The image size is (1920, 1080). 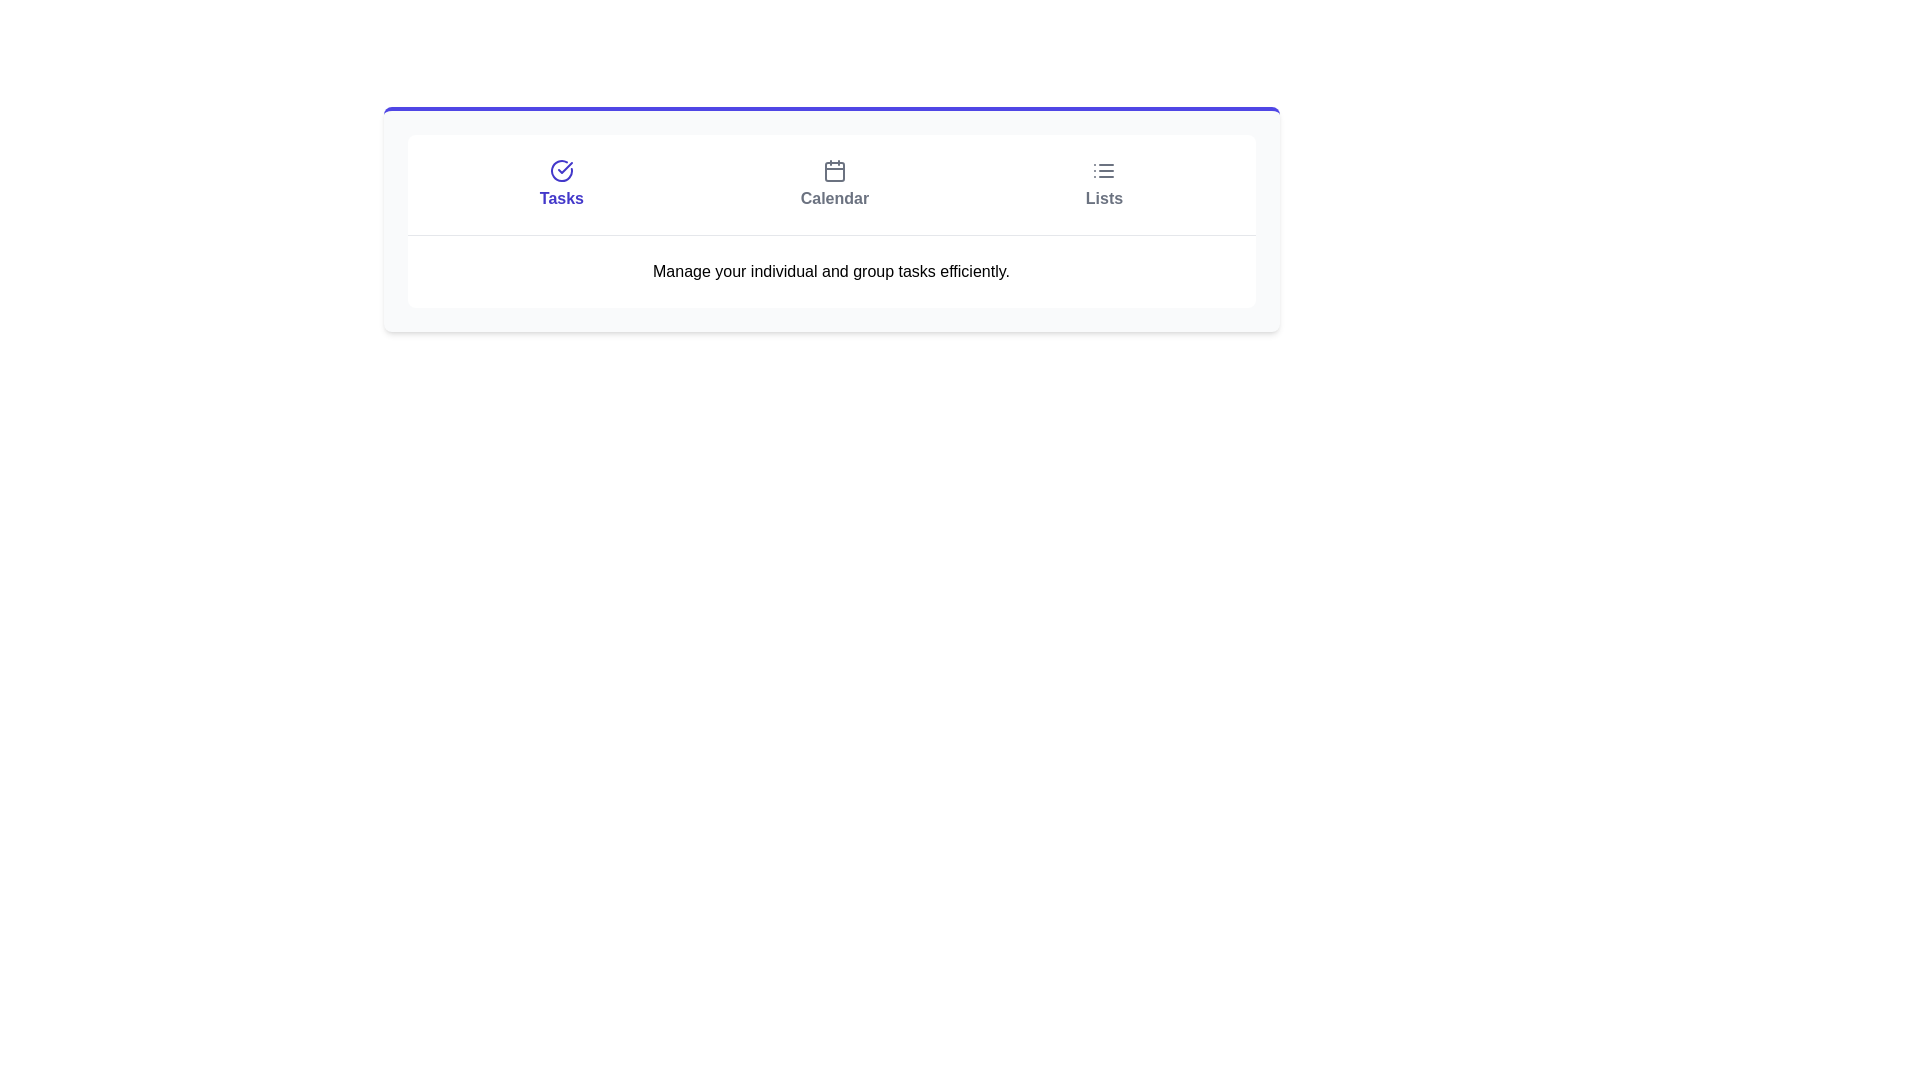 I want to click on the 'Calendar' tab in the navigation bar, so click(x=831, y=219).